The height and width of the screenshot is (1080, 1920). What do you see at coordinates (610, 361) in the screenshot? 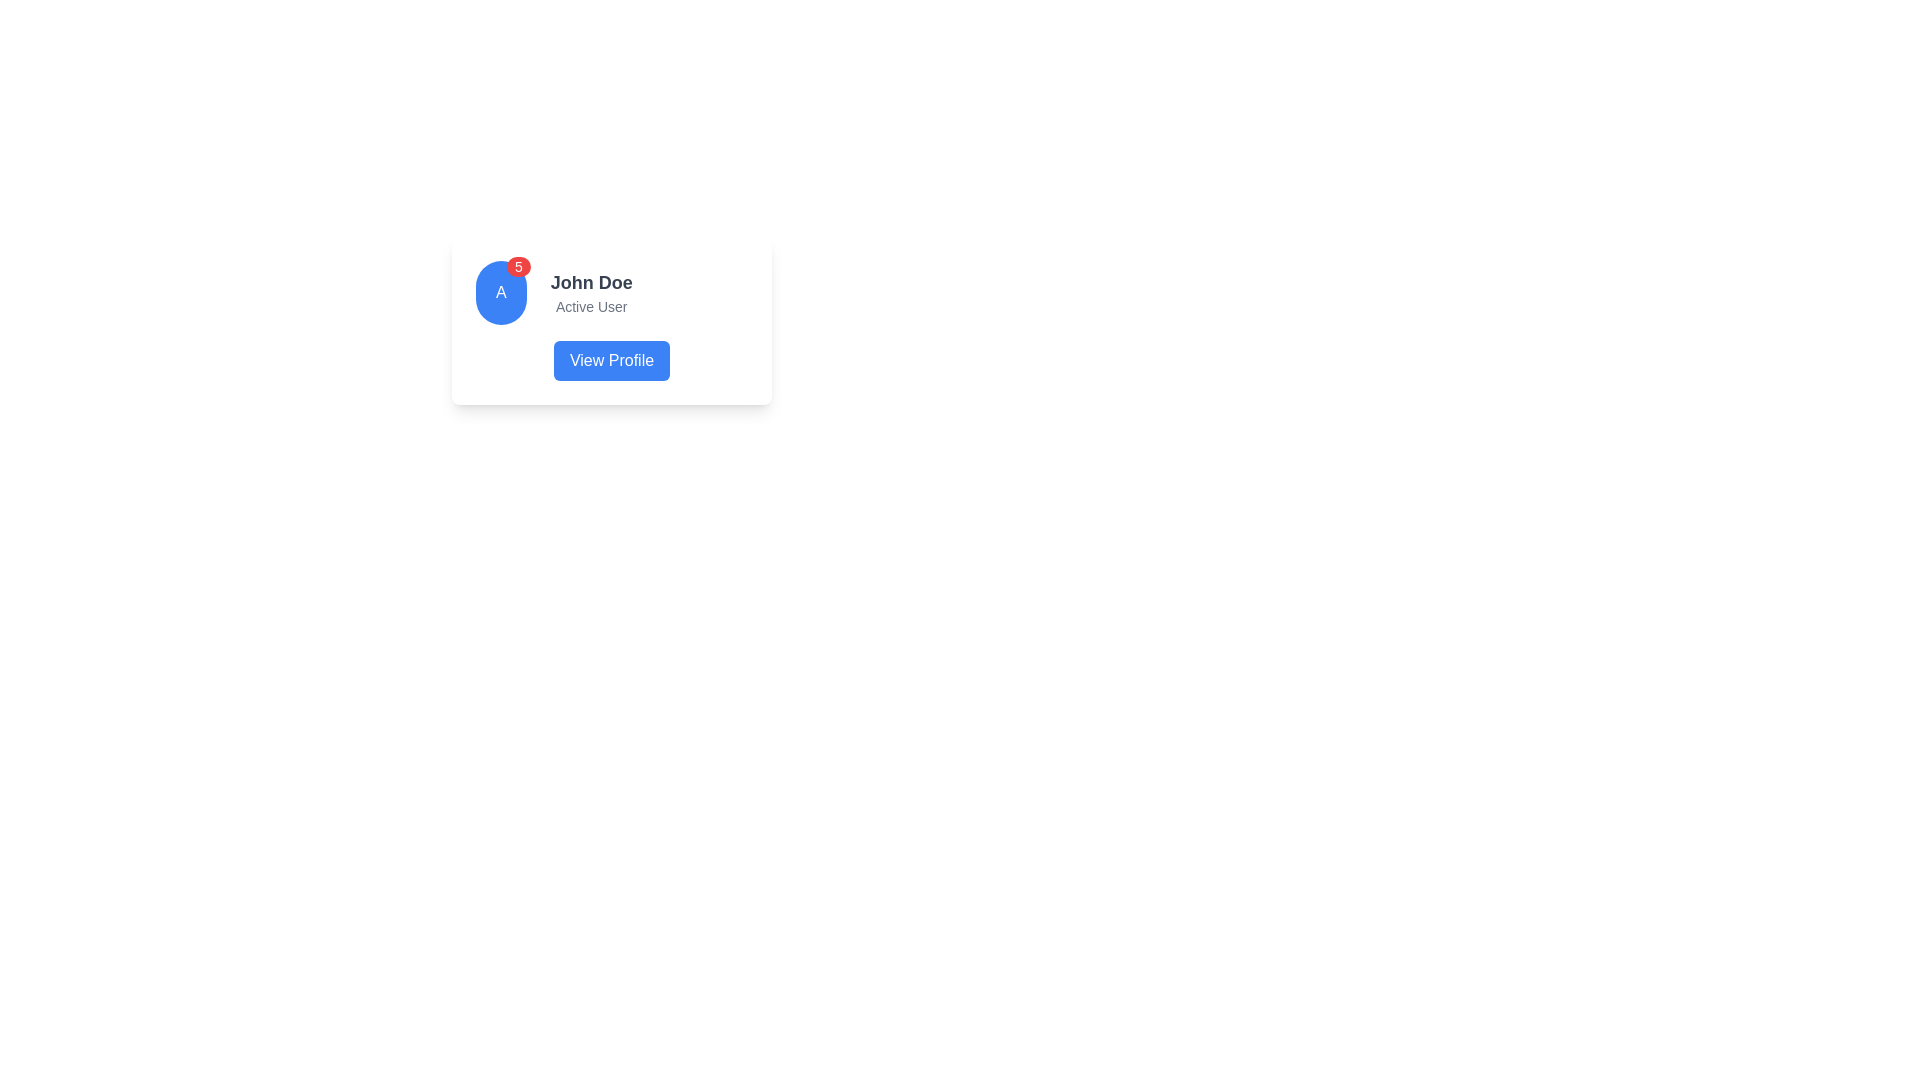
I see `the button located at the bottom of the card component, which is centered horizontally and follows the 'John Doe' label and 'Active User' status indicators, to change its background color` at bounding box center [610, 361].